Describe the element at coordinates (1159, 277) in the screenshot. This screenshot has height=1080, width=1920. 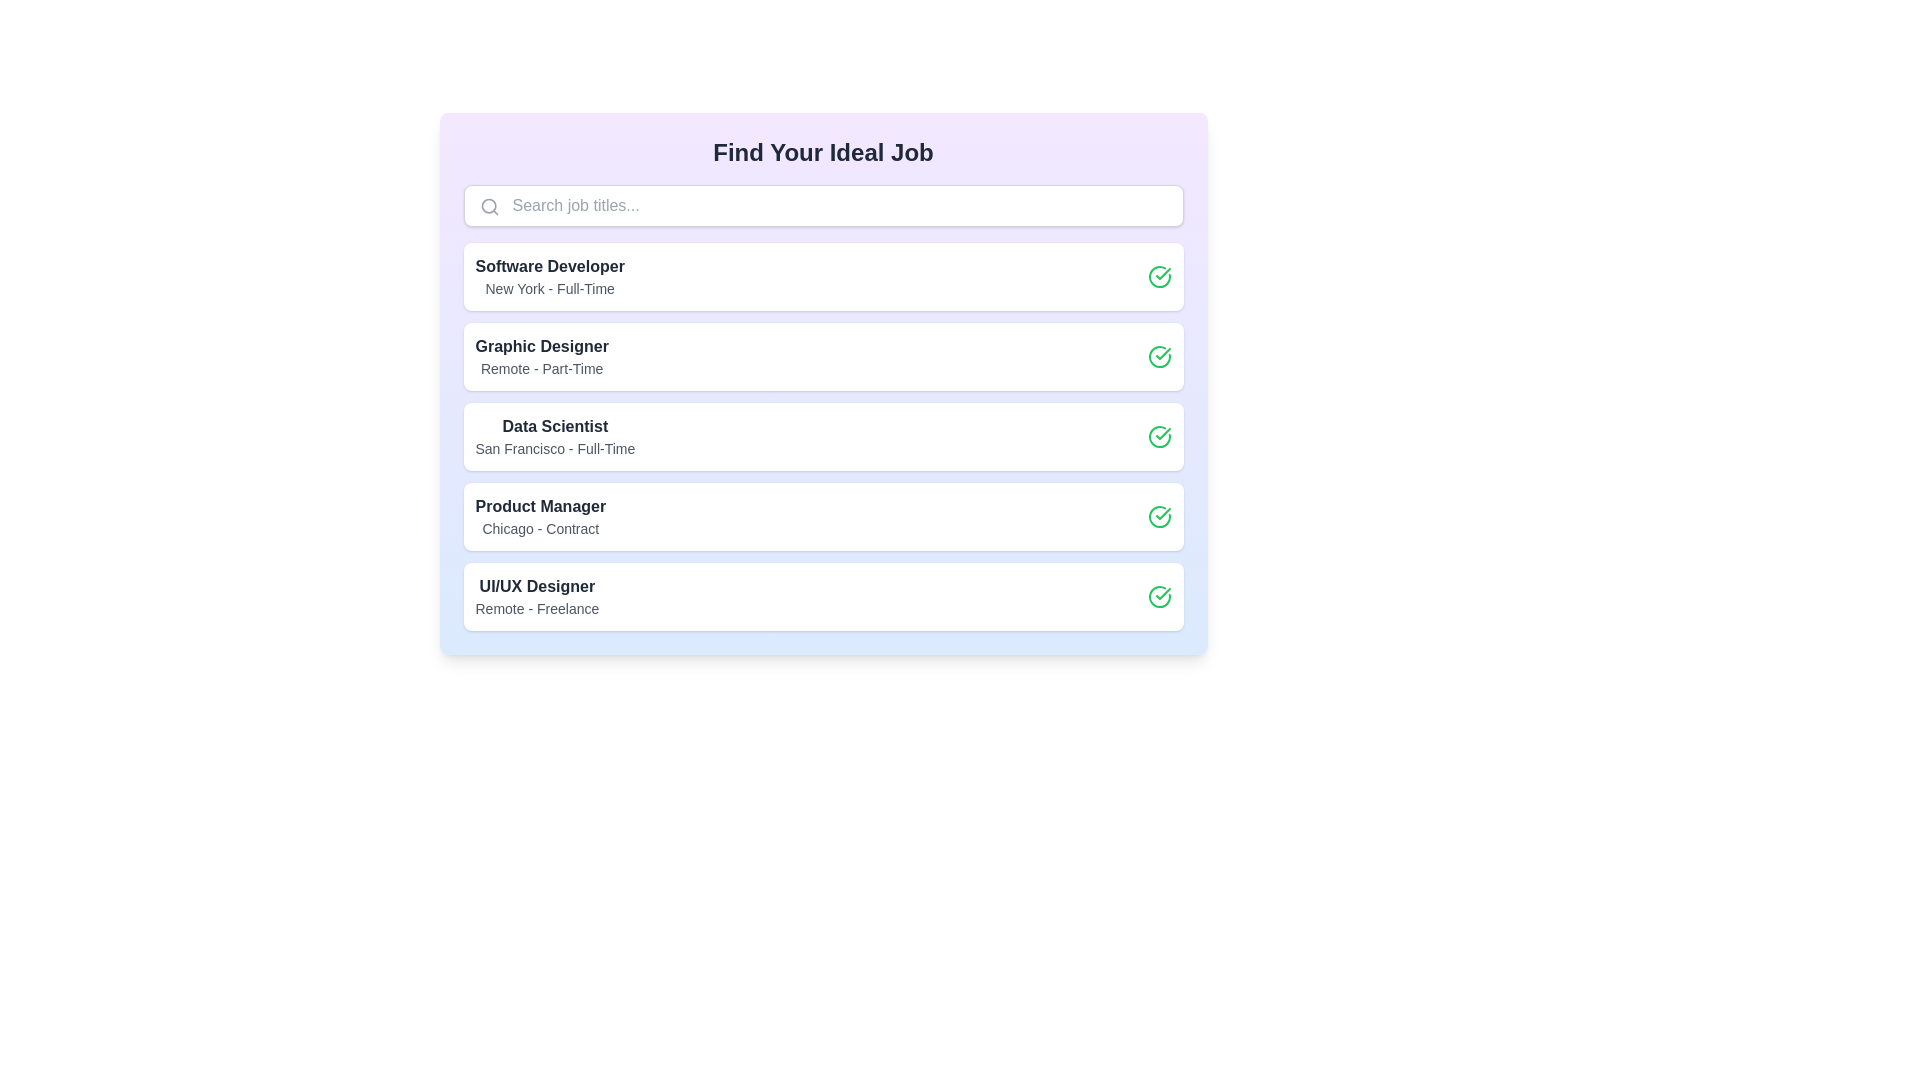
I see `the circular icon with a green outline and a green checkmark, located to the far right of the first job title row` at that location.